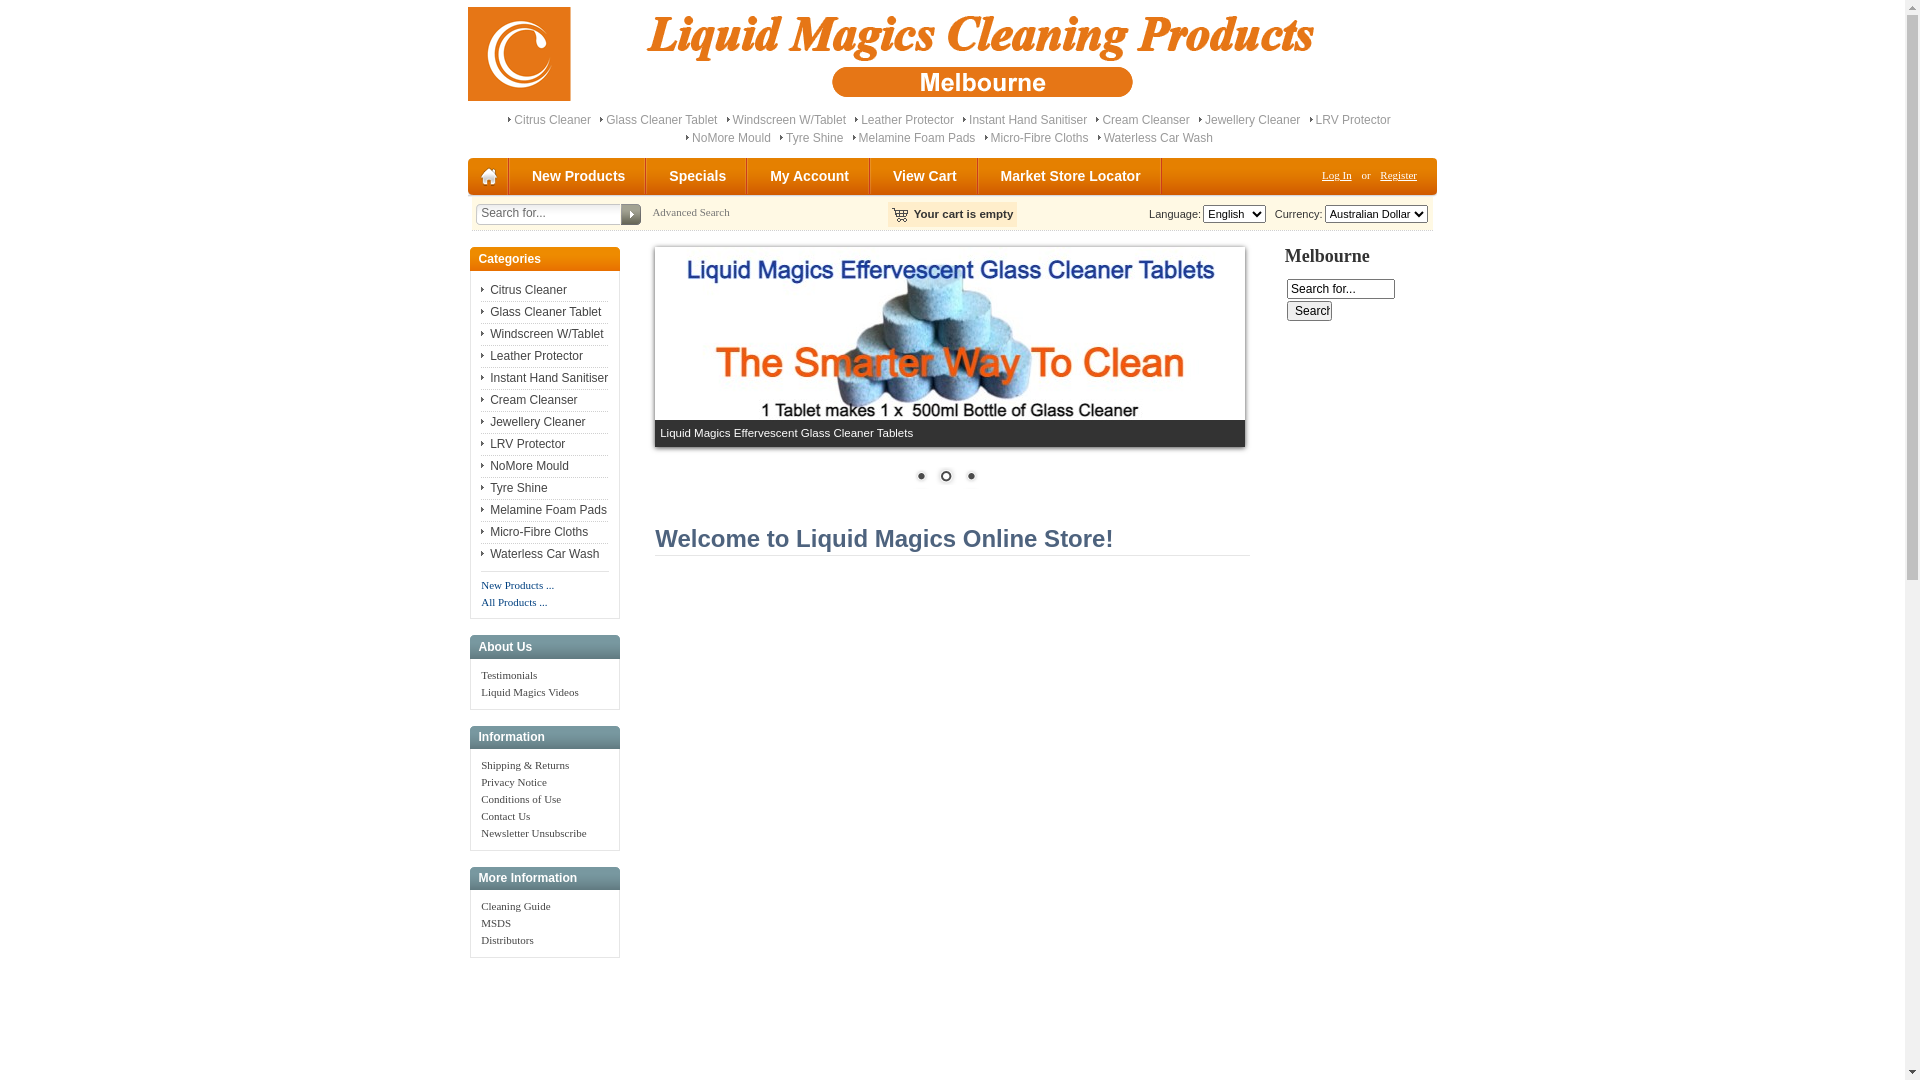 This screenshot has height=1080, width=1920. I want to click on 'Tyre Shine', so click(513, 488).